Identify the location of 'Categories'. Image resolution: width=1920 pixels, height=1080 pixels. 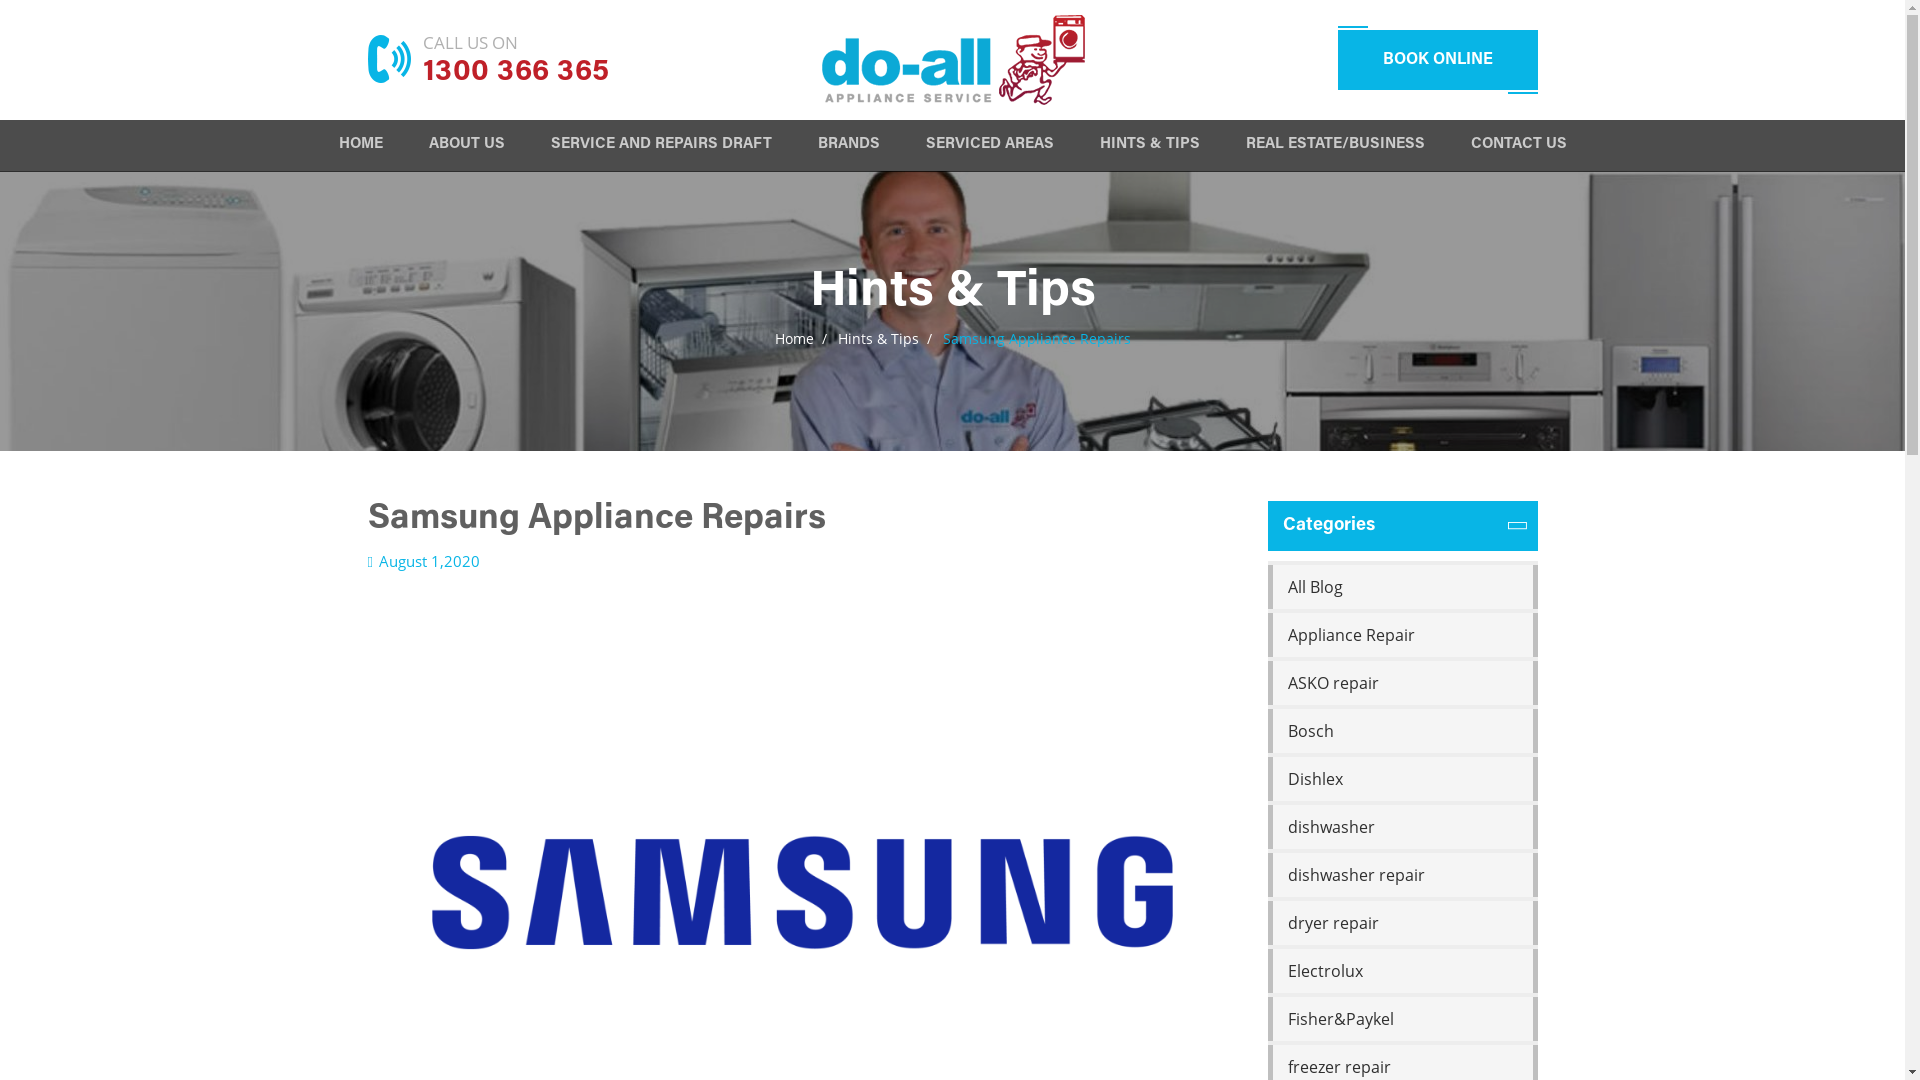
(1401, 524).